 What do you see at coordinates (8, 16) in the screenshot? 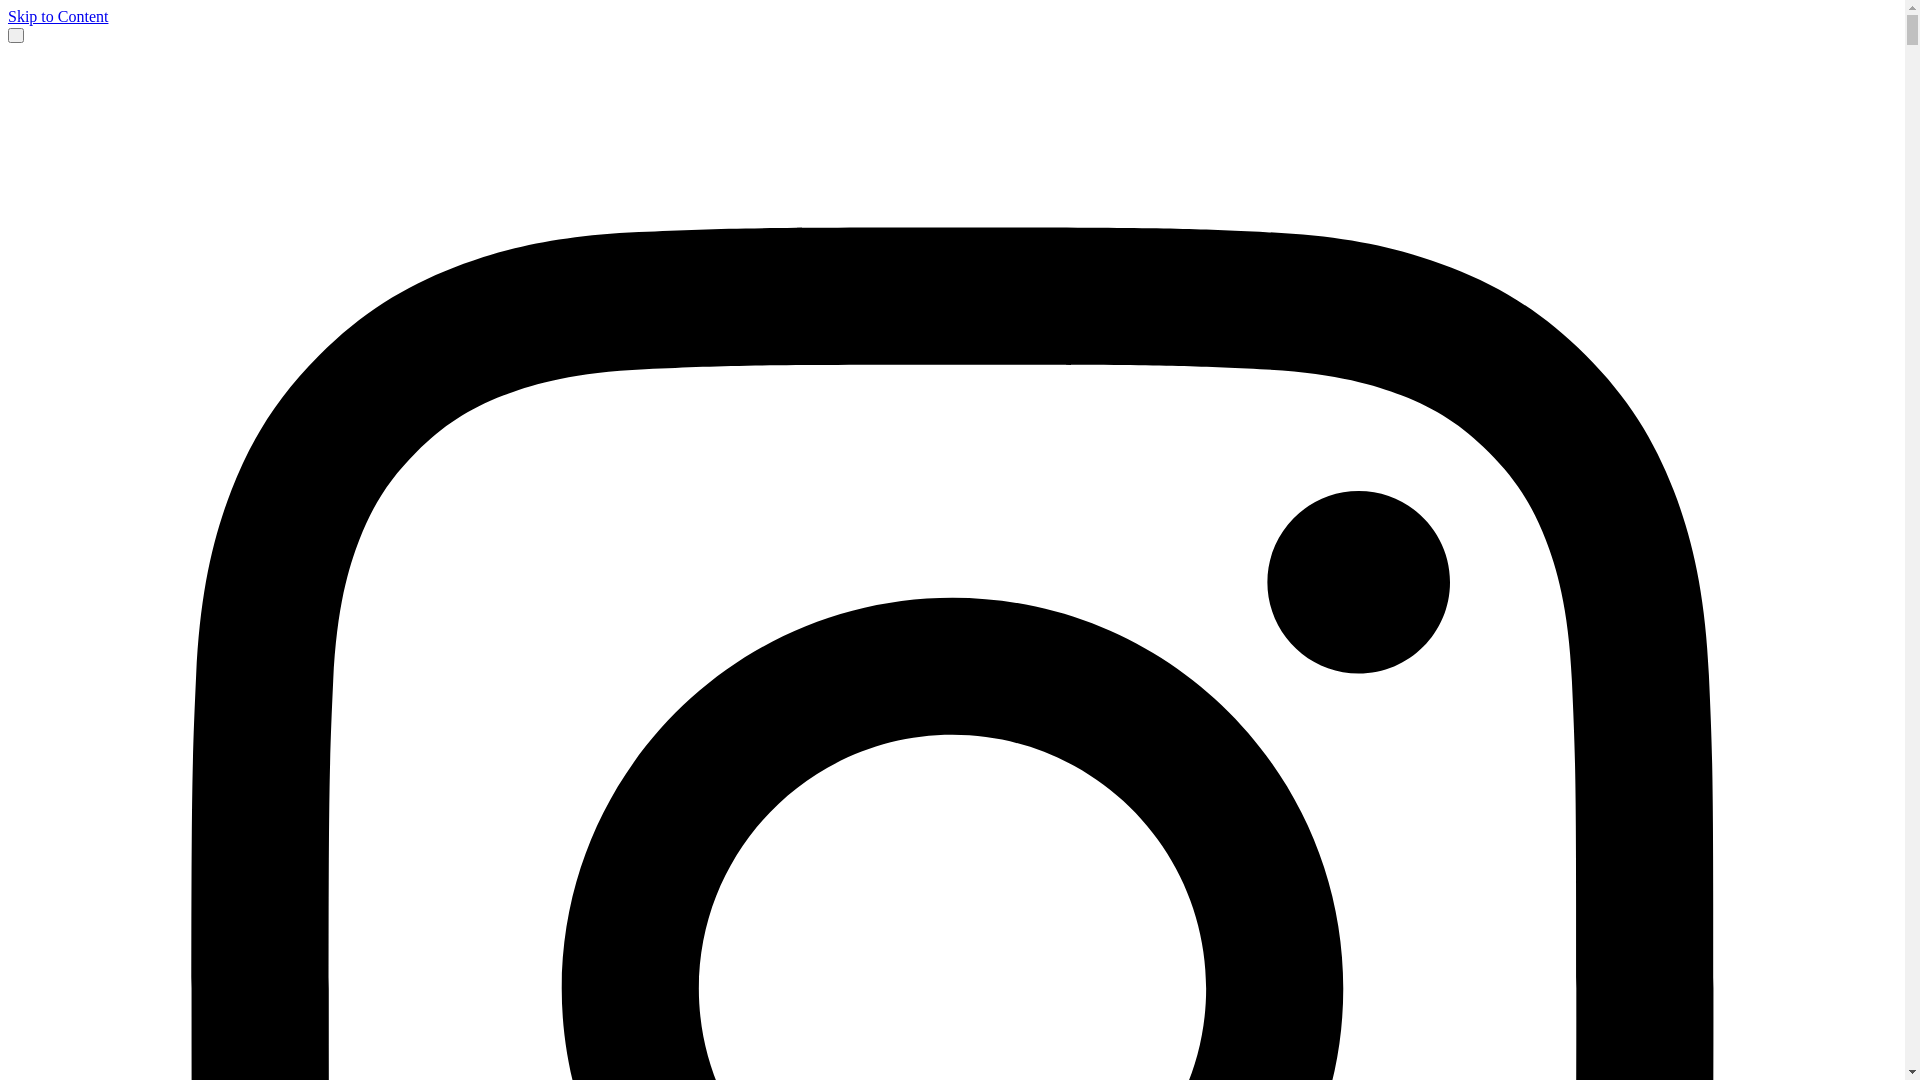
I see `'Skip to Content'` at bounding box center [8, 16].